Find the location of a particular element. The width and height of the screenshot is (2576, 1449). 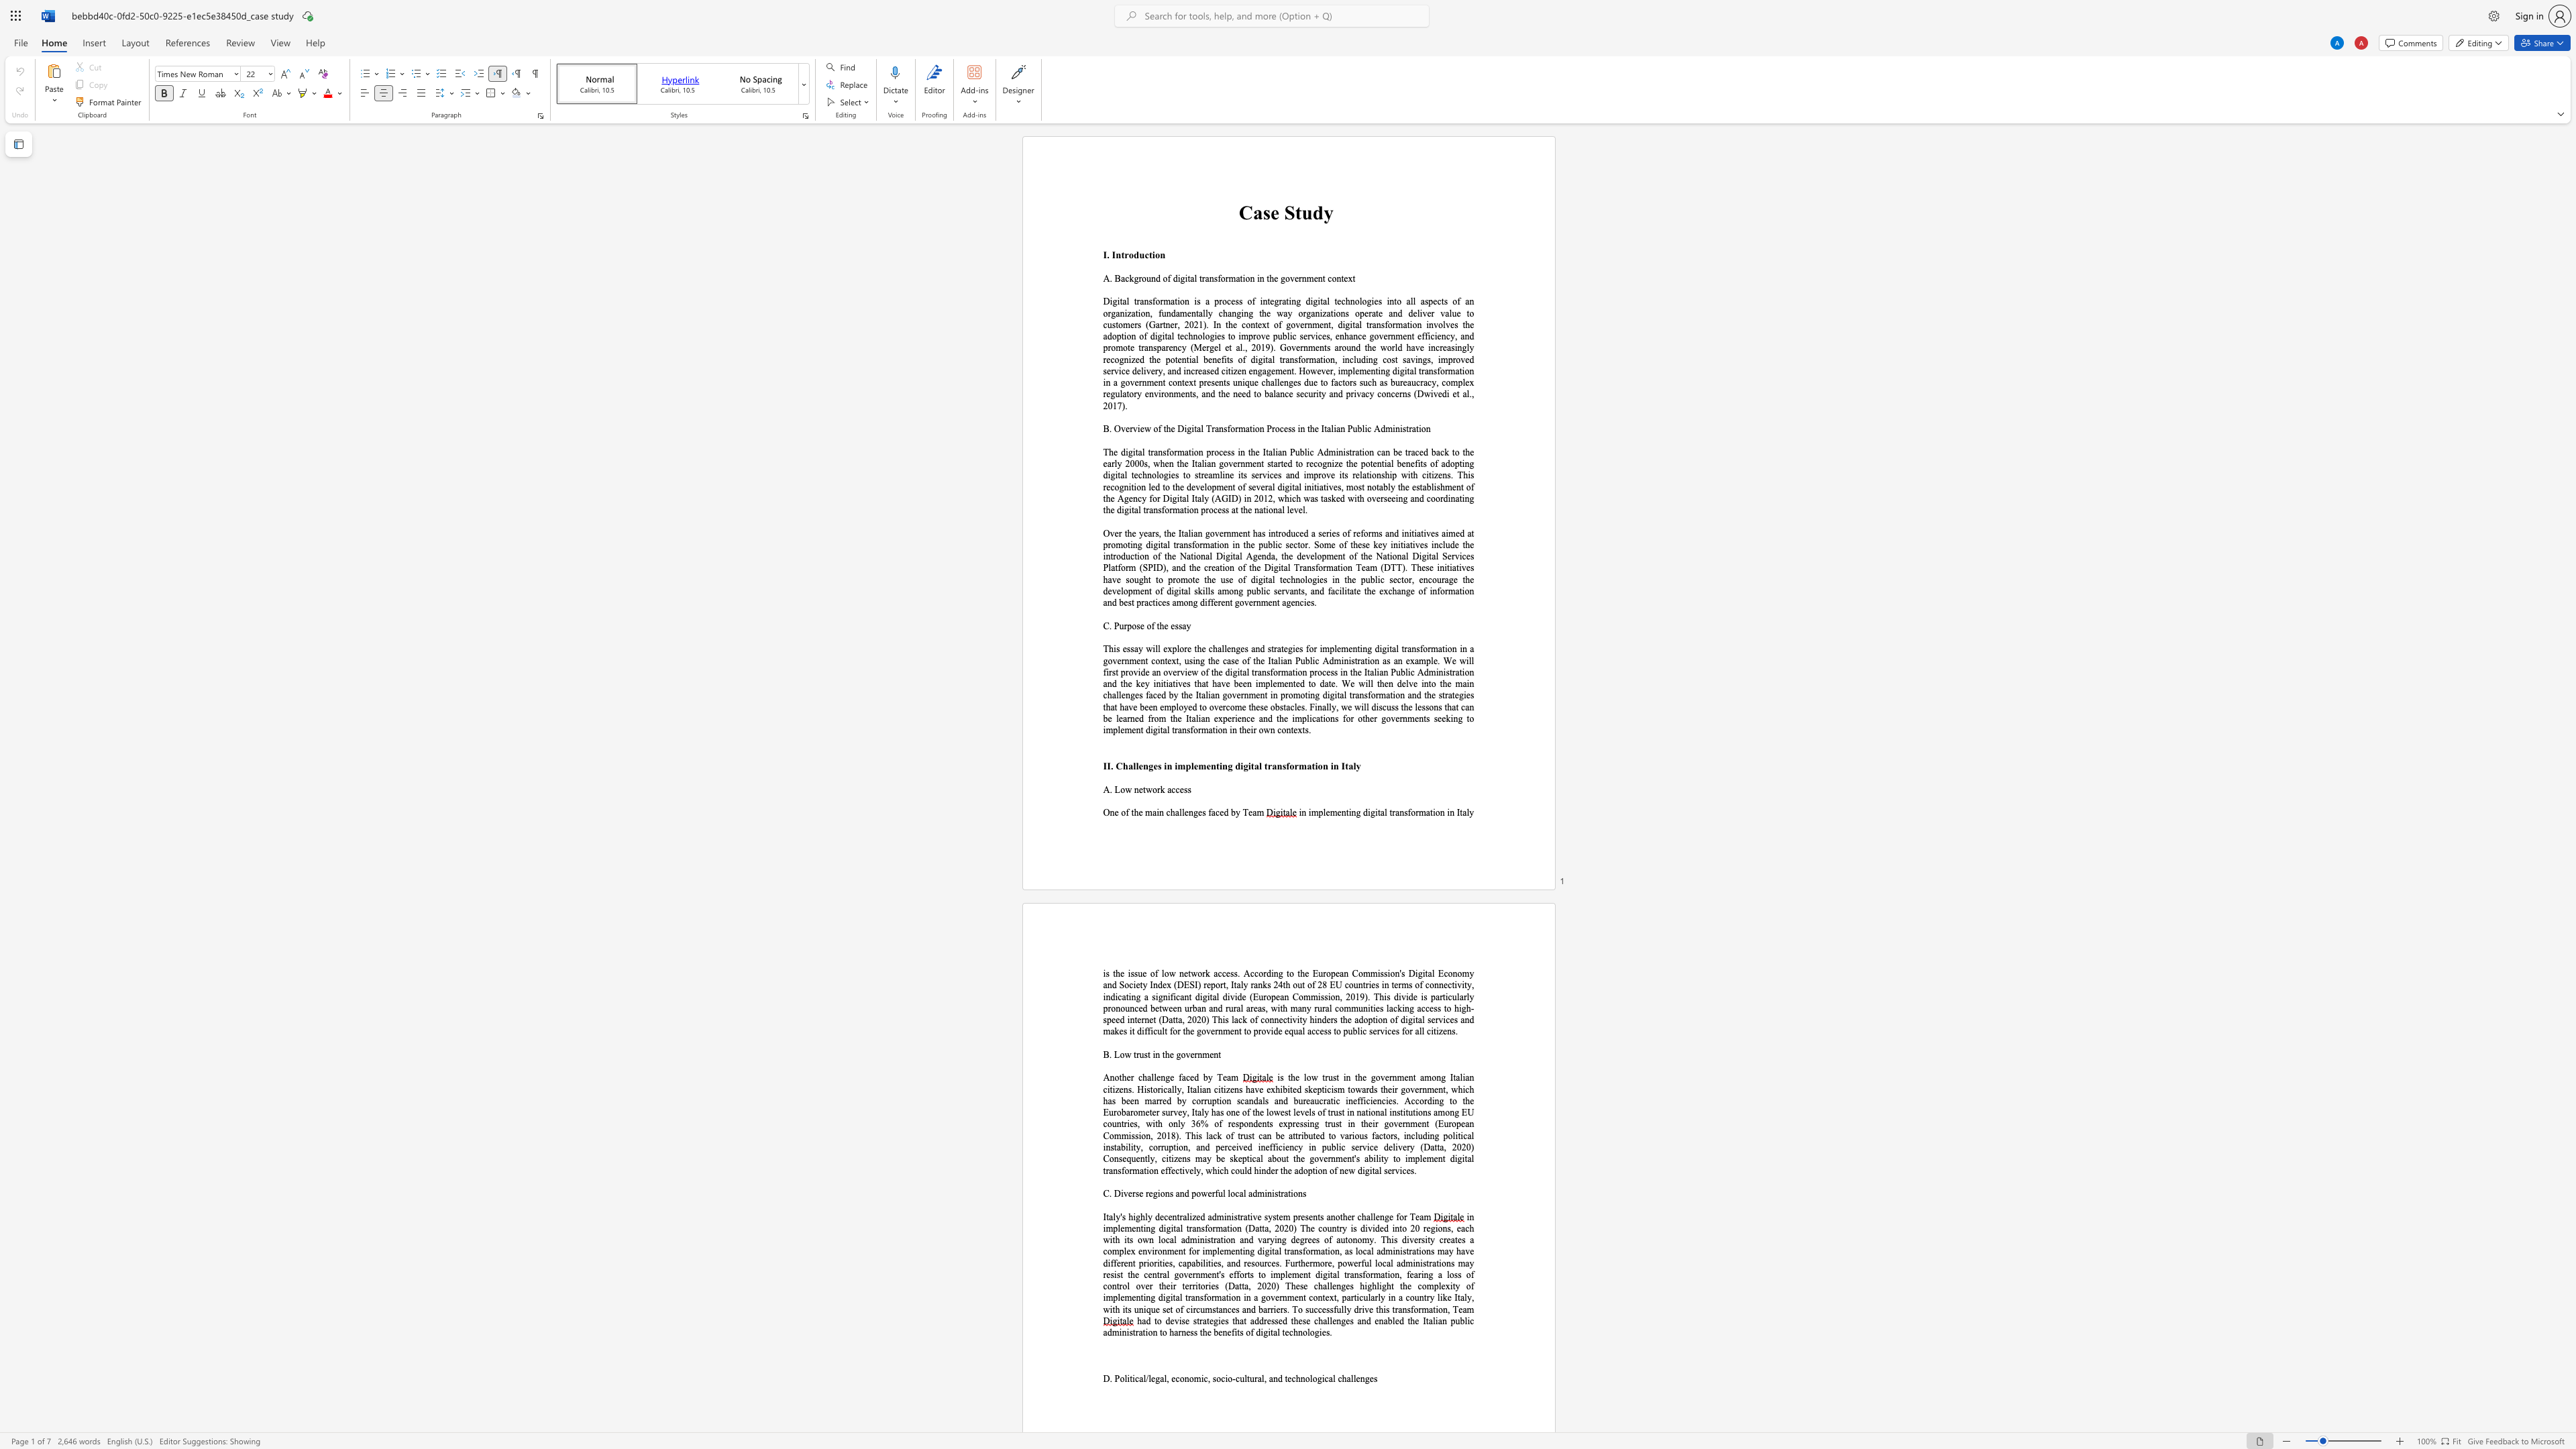

the subset text "in" within the text "indicating" is located at coordinates (1128, 996).